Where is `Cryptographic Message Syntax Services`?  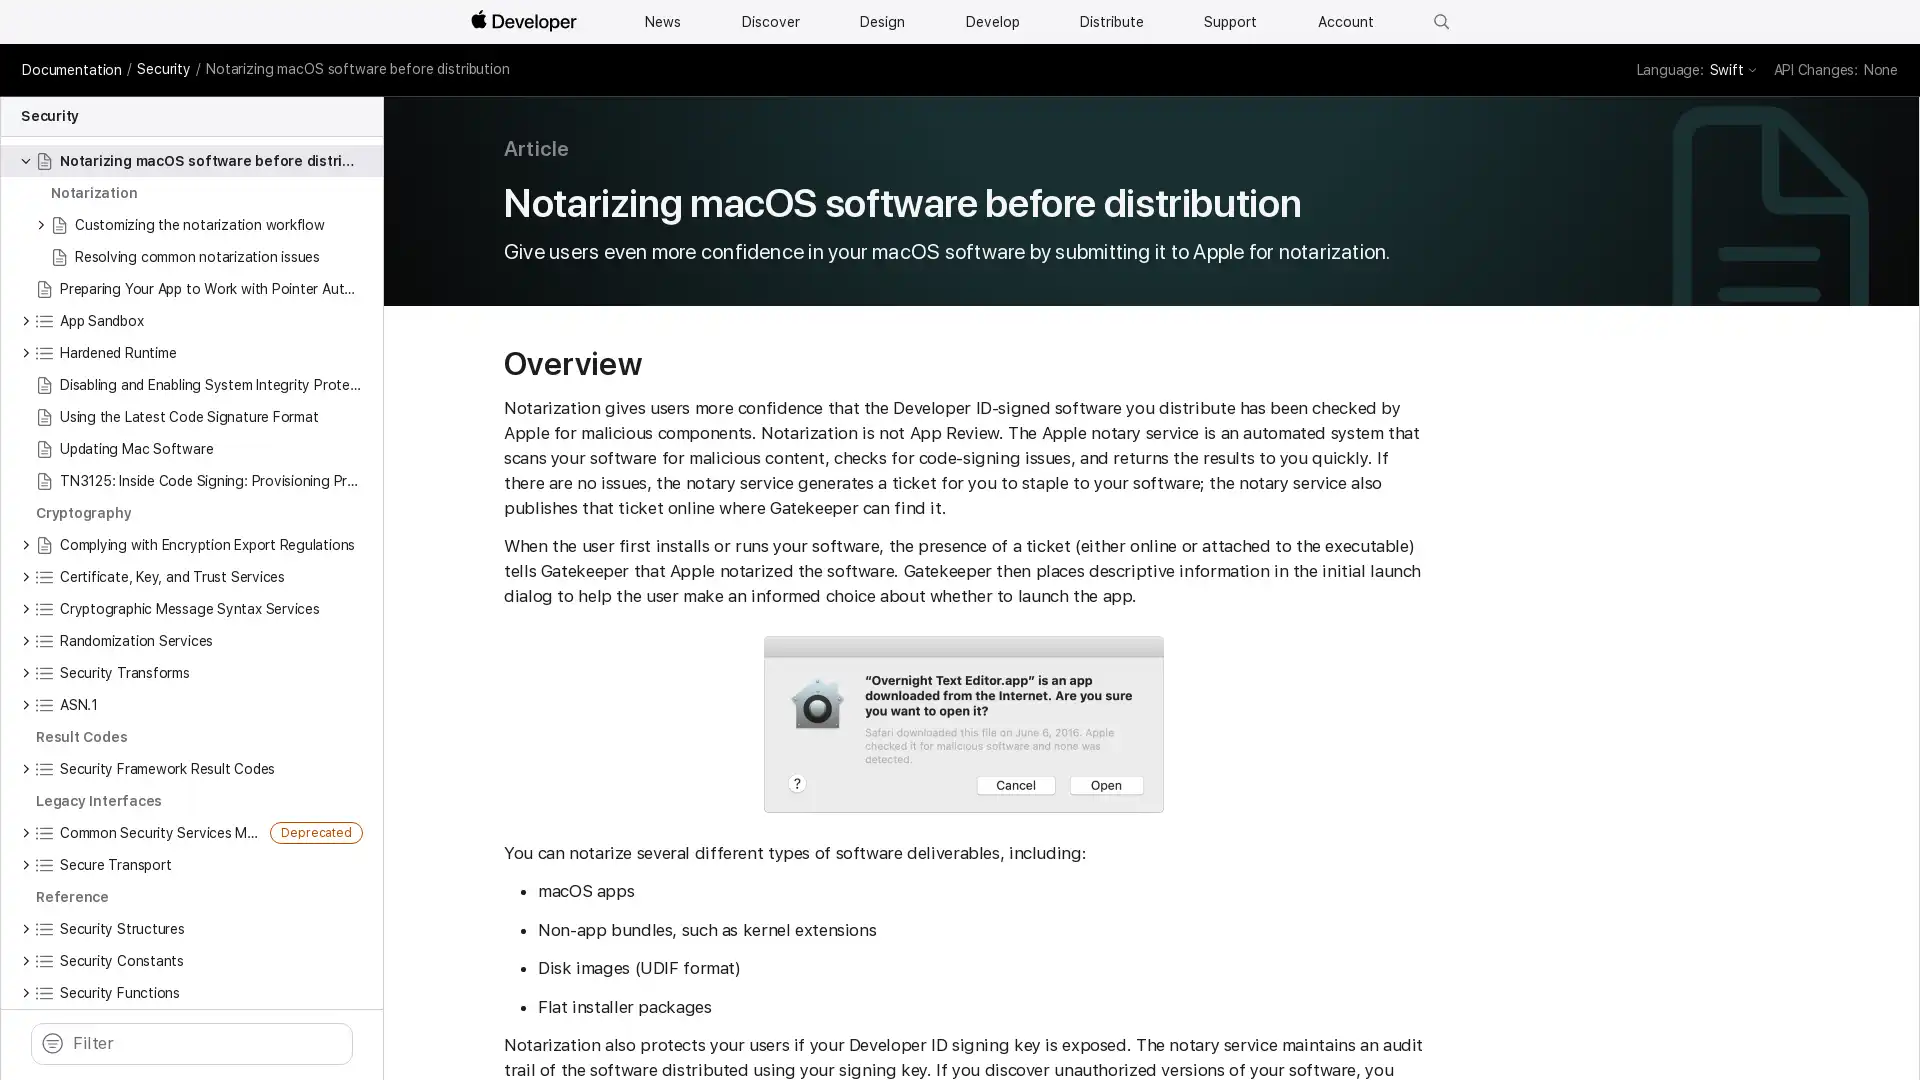
Cryptographic Message Syntax Services is located at coordinates (23, 620).